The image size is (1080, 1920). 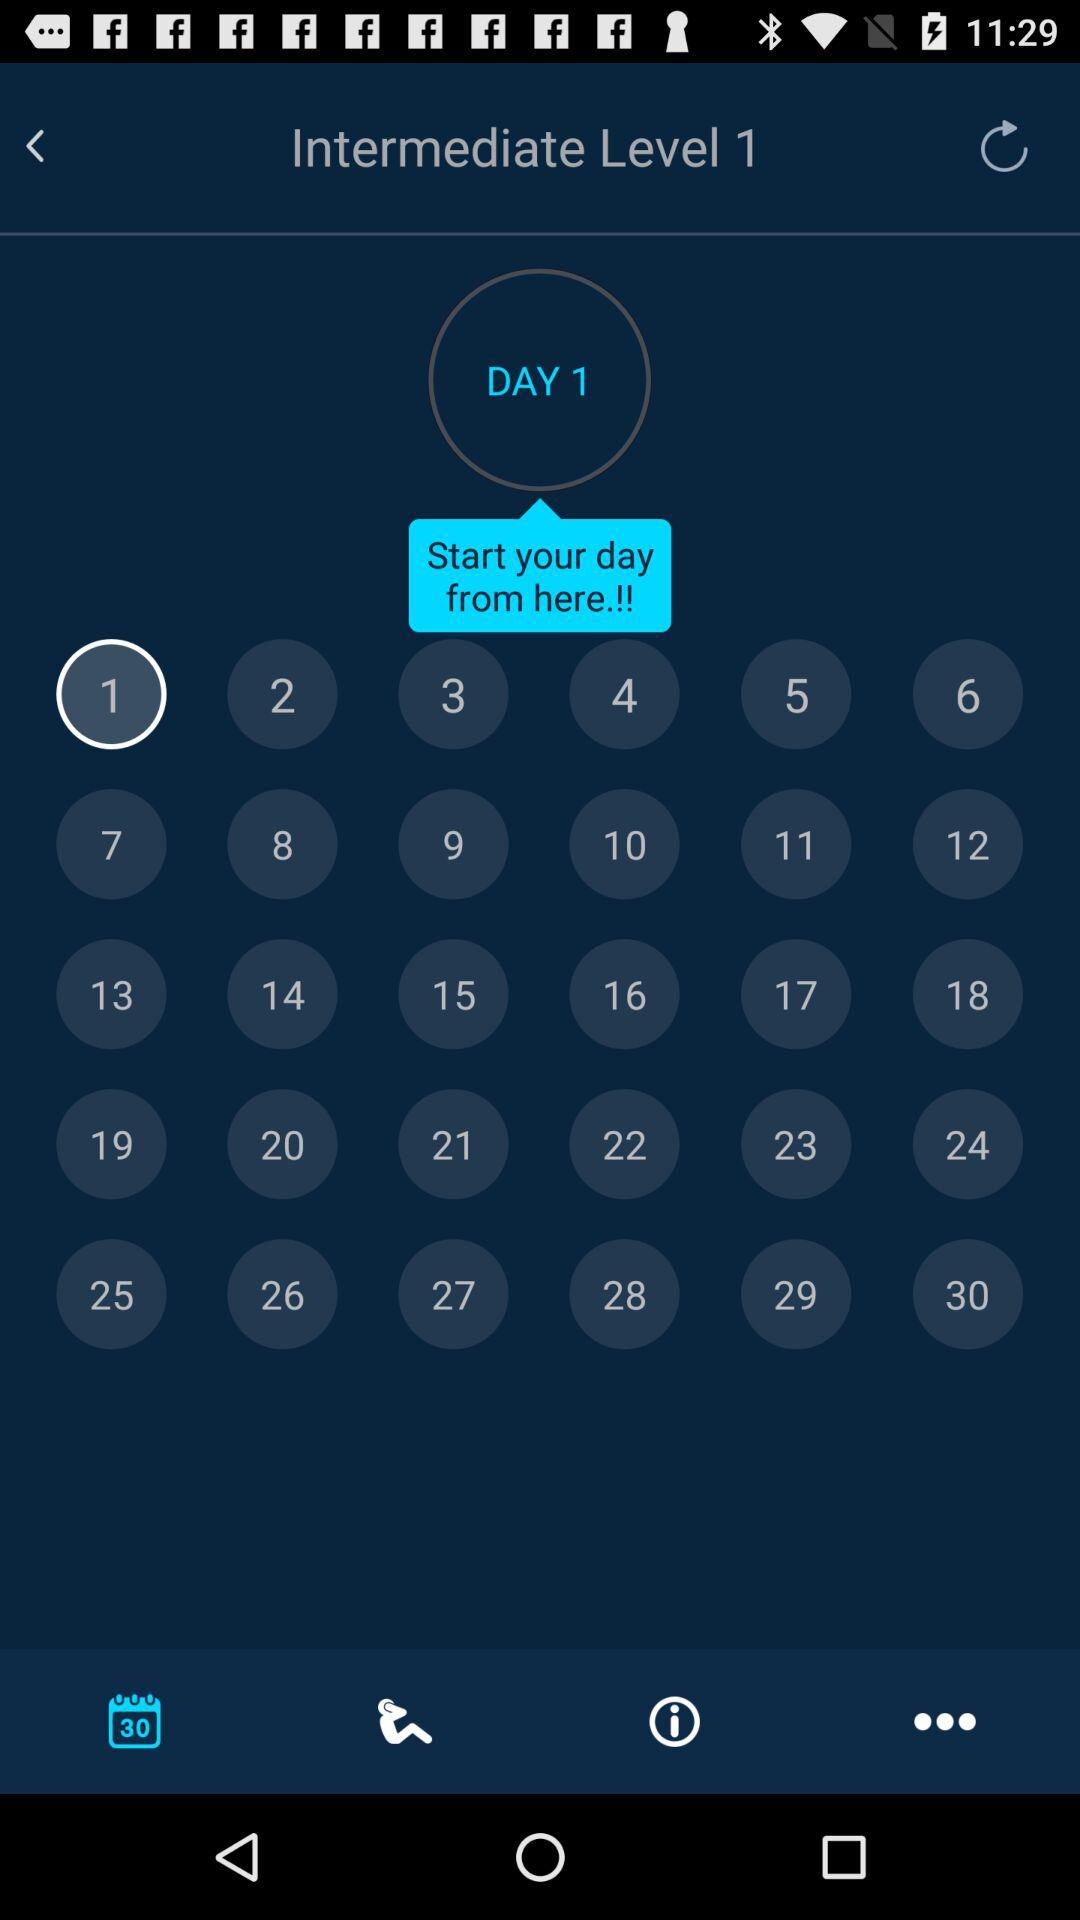 What do you see at coordinates (795, 1294) in the screenshot?
I see `29 as the date` at bounding box center [795, 1294].